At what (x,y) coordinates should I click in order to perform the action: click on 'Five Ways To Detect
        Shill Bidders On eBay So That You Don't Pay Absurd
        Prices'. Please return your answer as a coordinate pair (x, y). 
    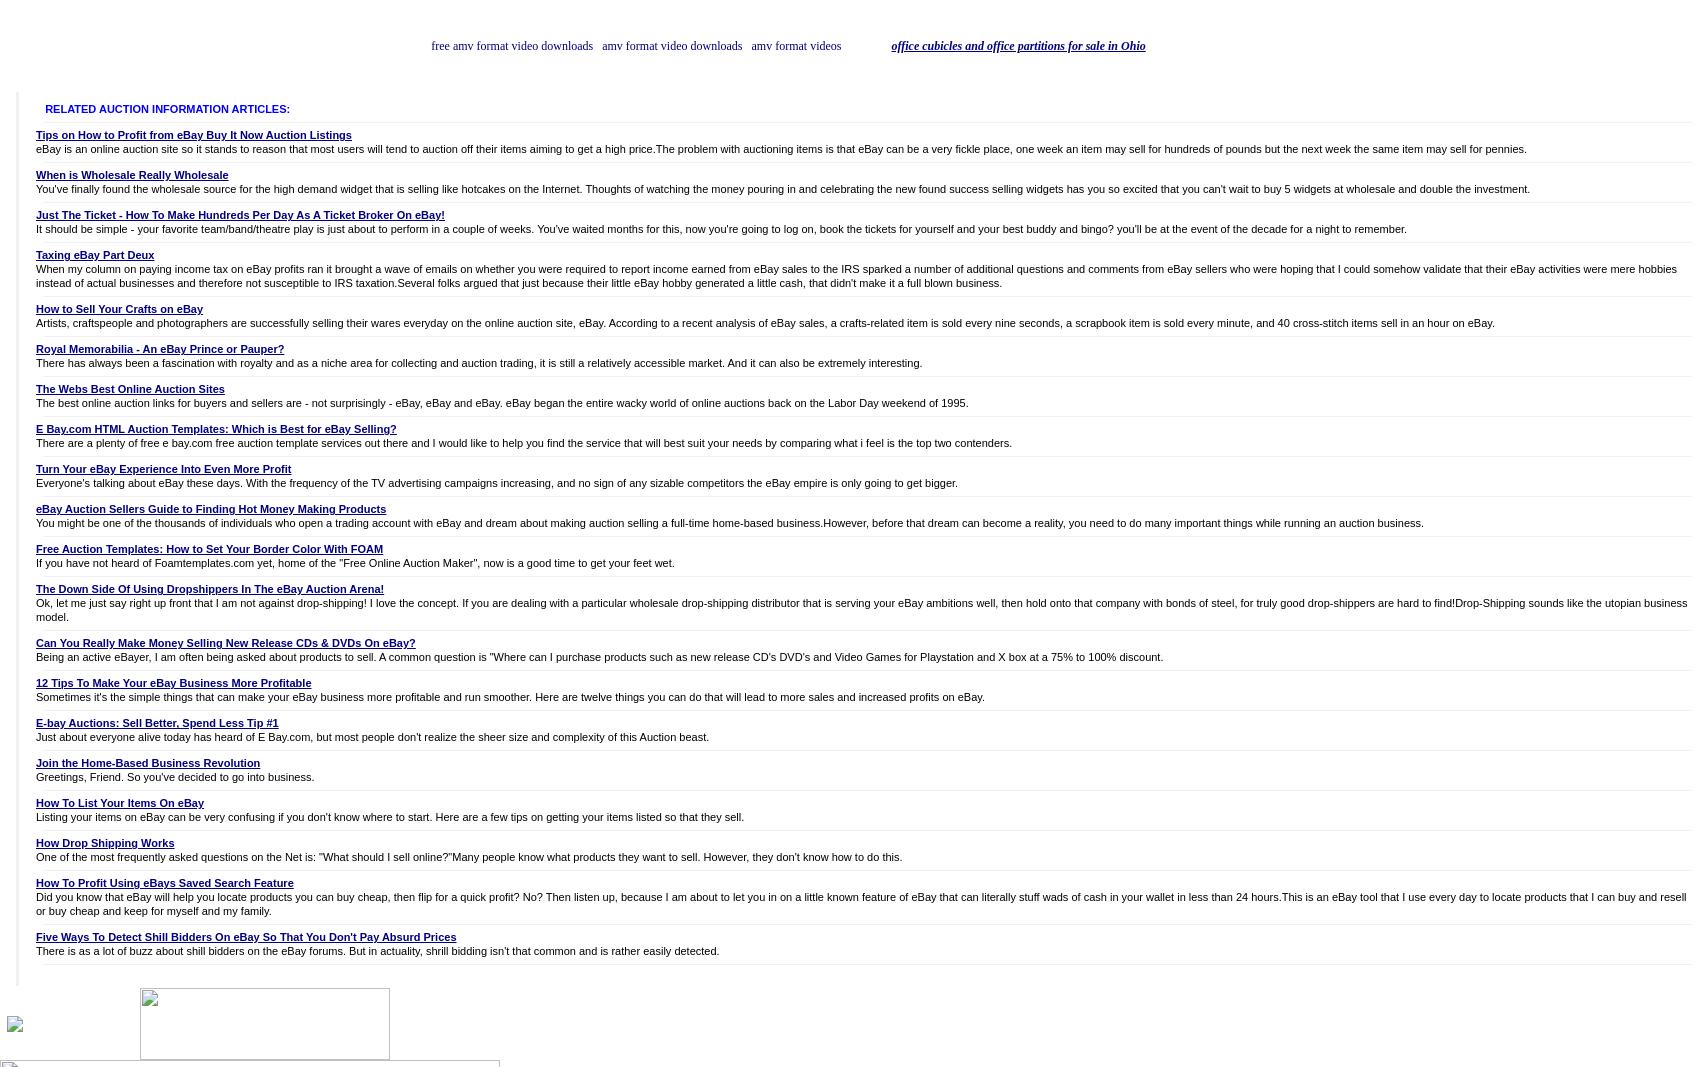
    Looking at the image, I should click on (244, 937).